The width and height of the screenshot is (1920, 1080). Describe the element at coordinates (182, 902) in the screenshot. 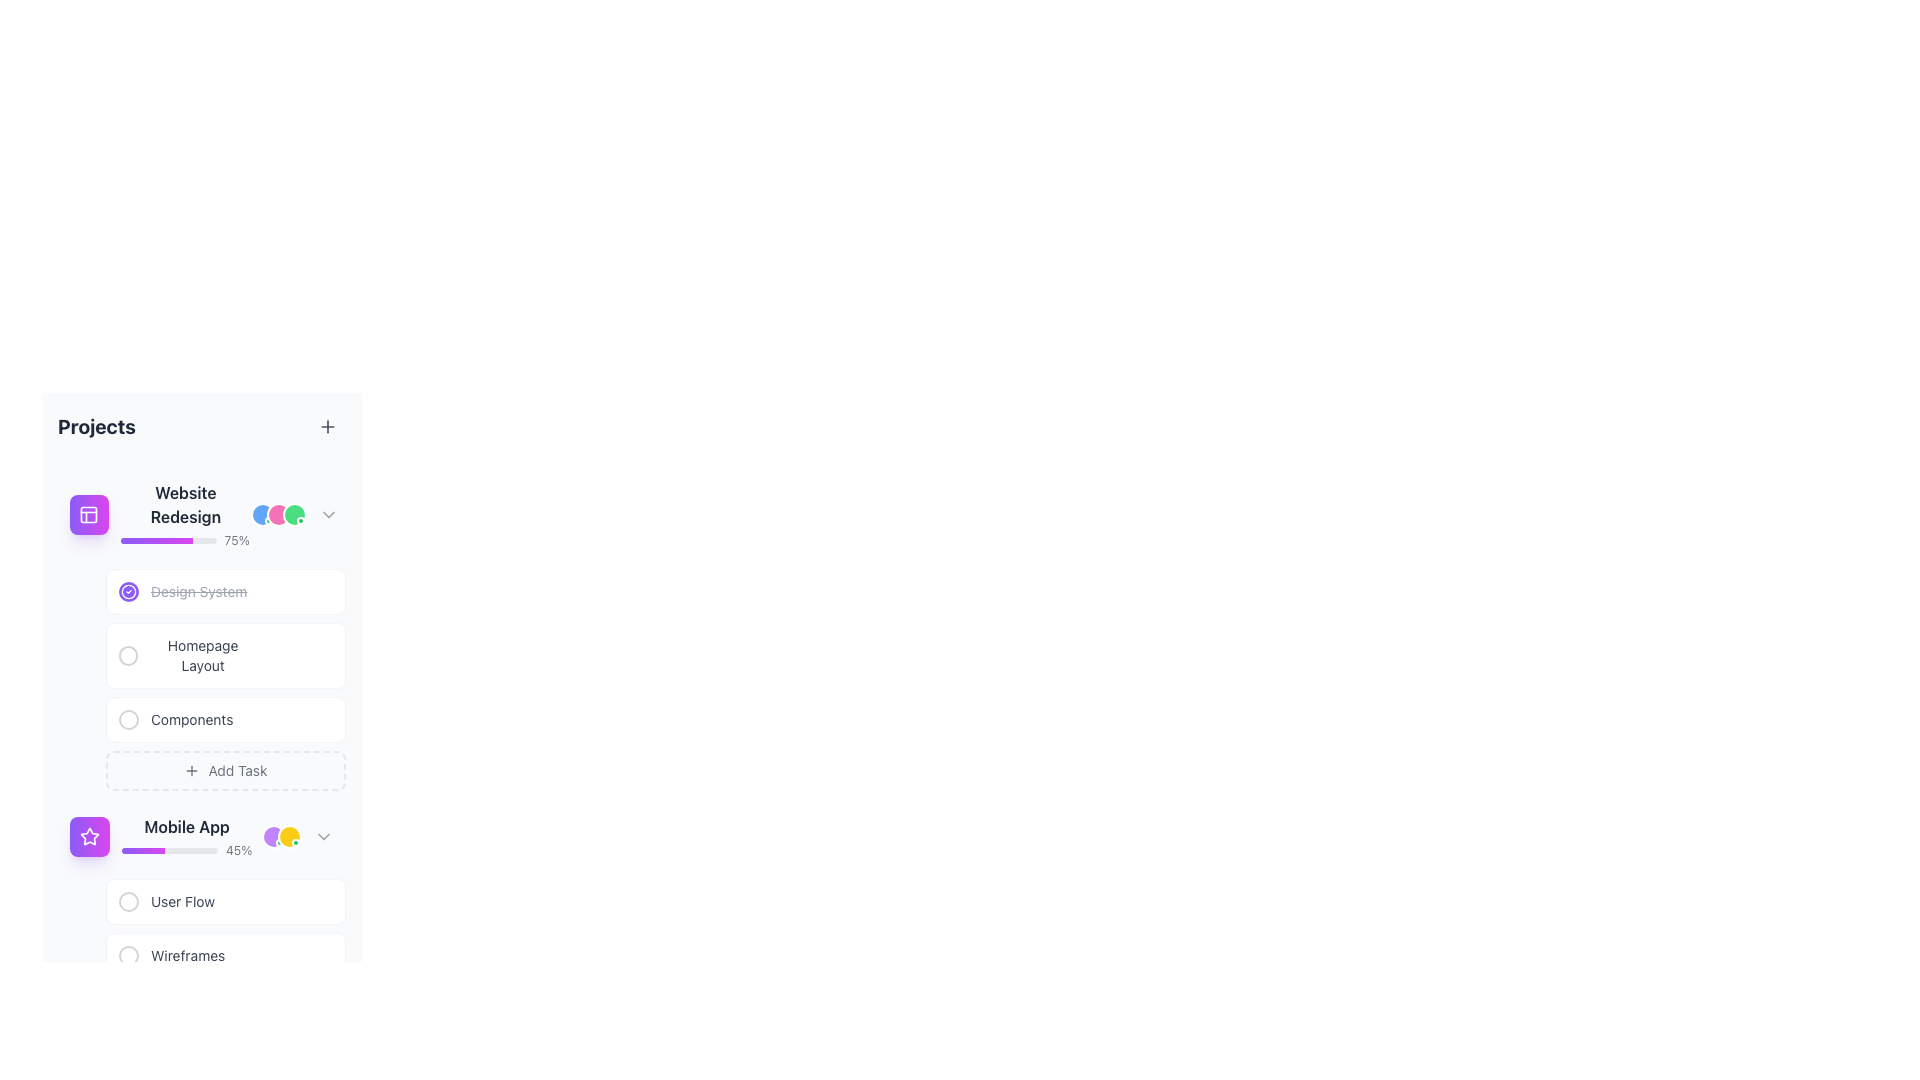

I see `the 'User Flow' text label, which is a smaller gray font indicating secondary text, located in the 'Mobile App' section below the progress bar and above the 'Wireframes' item` at that location.